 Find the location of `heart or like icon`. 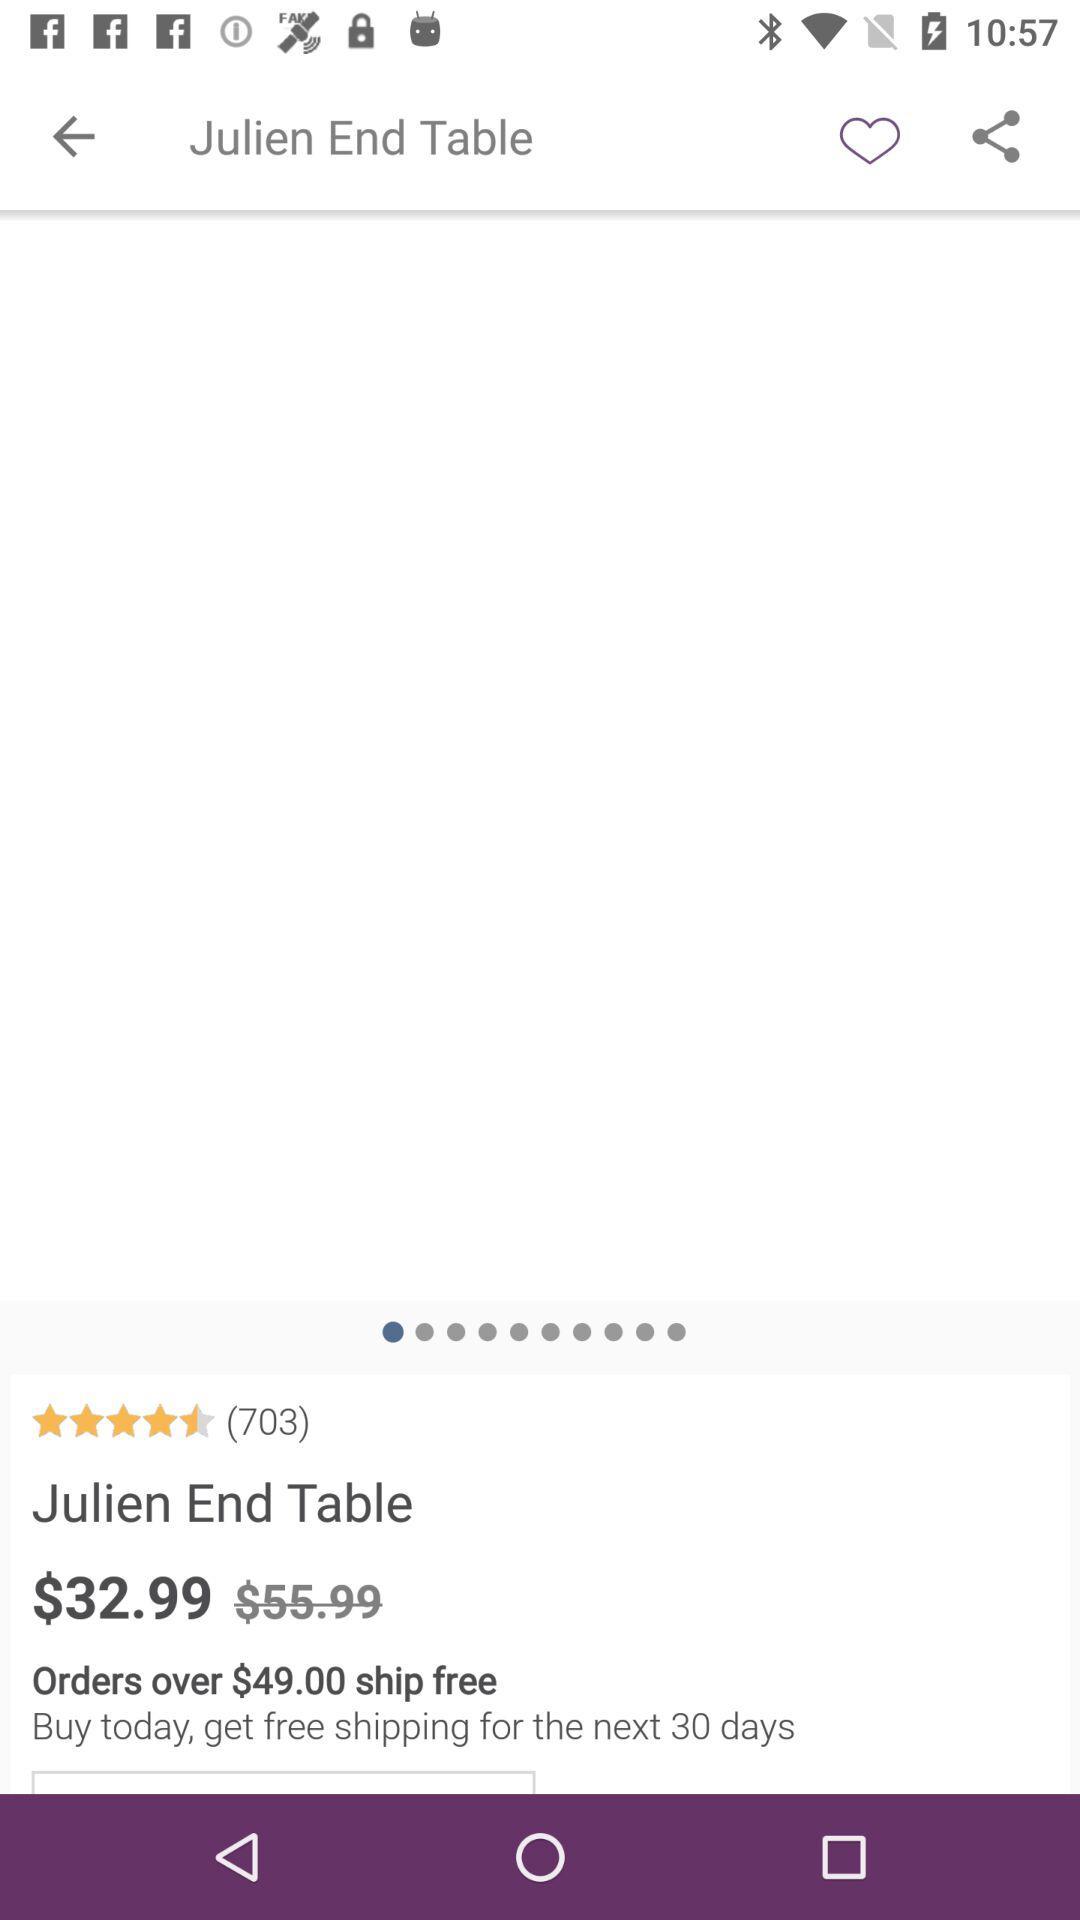

heart or like icon is located at coordinates (869, 135).